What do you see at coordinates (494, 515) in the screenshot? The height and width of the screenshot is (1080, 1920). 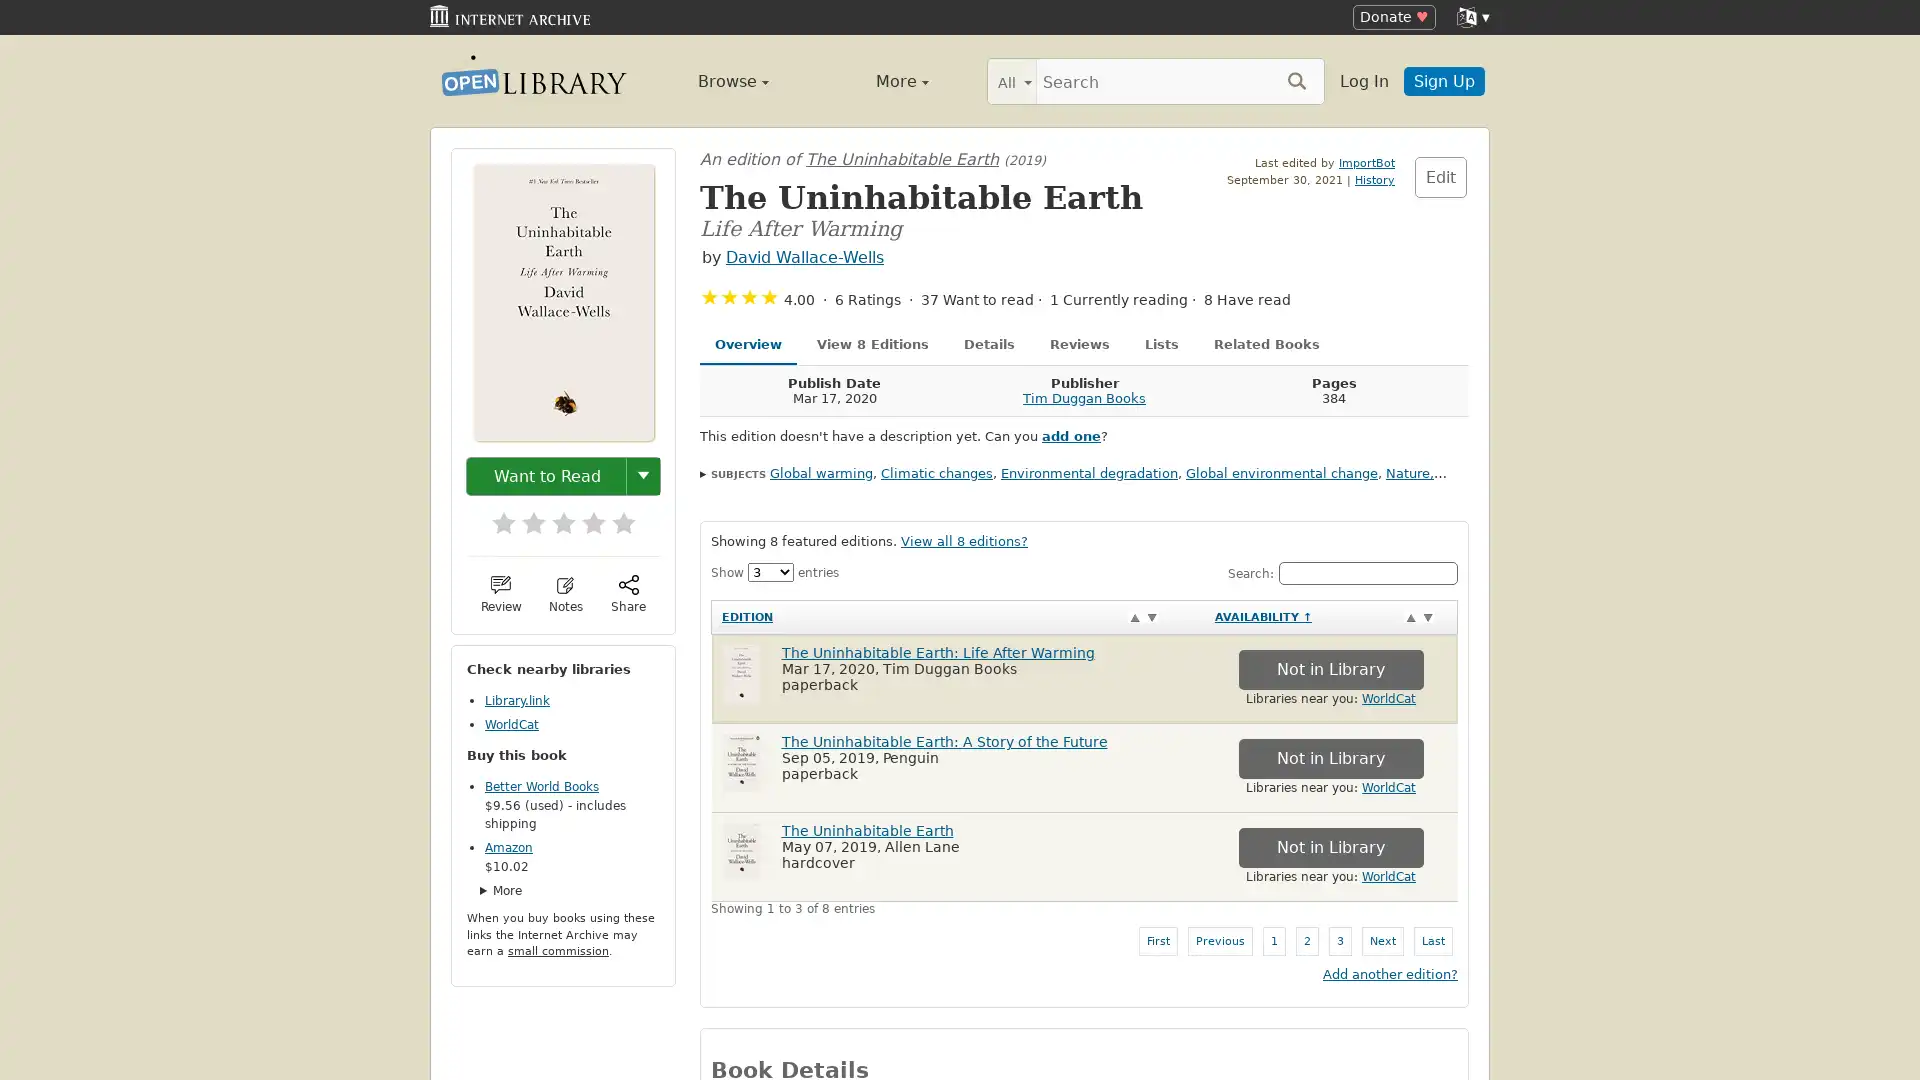 I see `1` at bounding box center [494, 515].